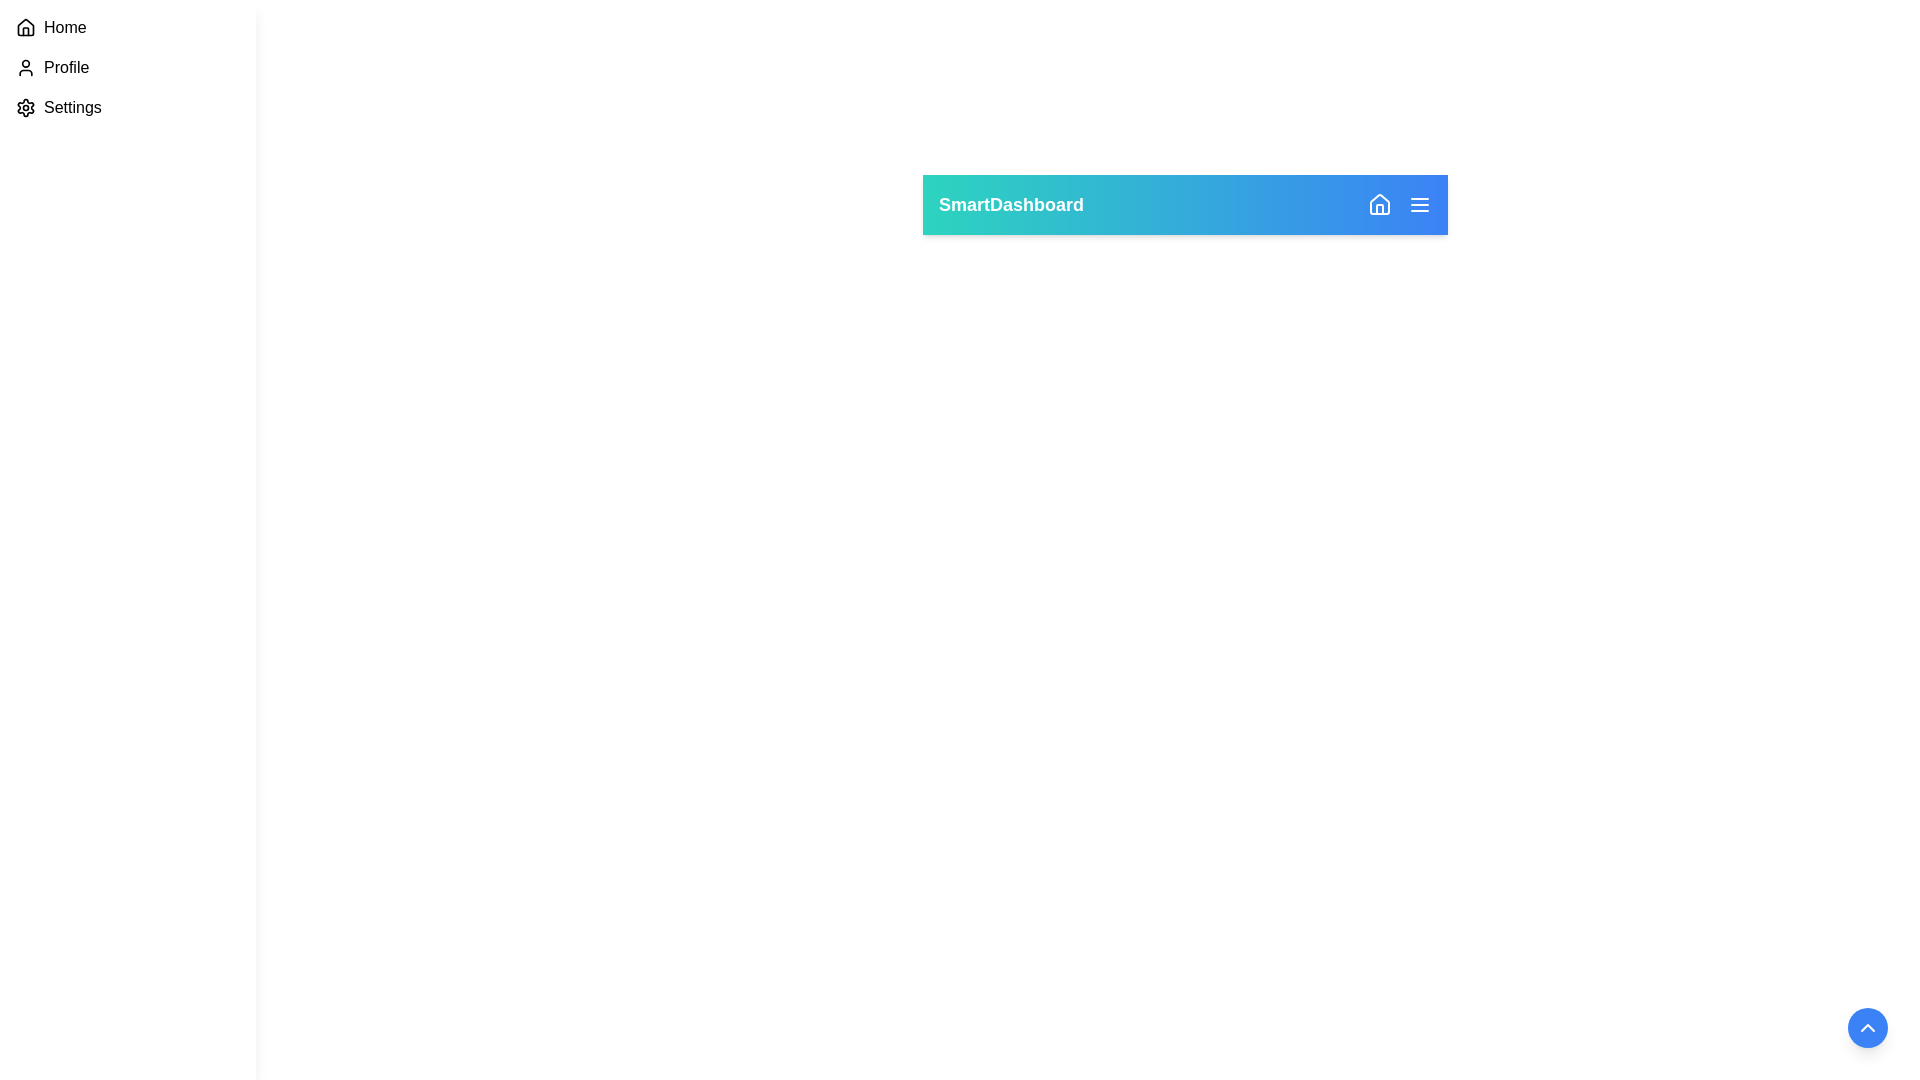 The image size is (1920, 1080). Describe the element at coordinates (25, 67) in the screenshot. I see `the 'Profile' SVG icon located to the left of the text 'Profile' in the sidebar menu` at that location.